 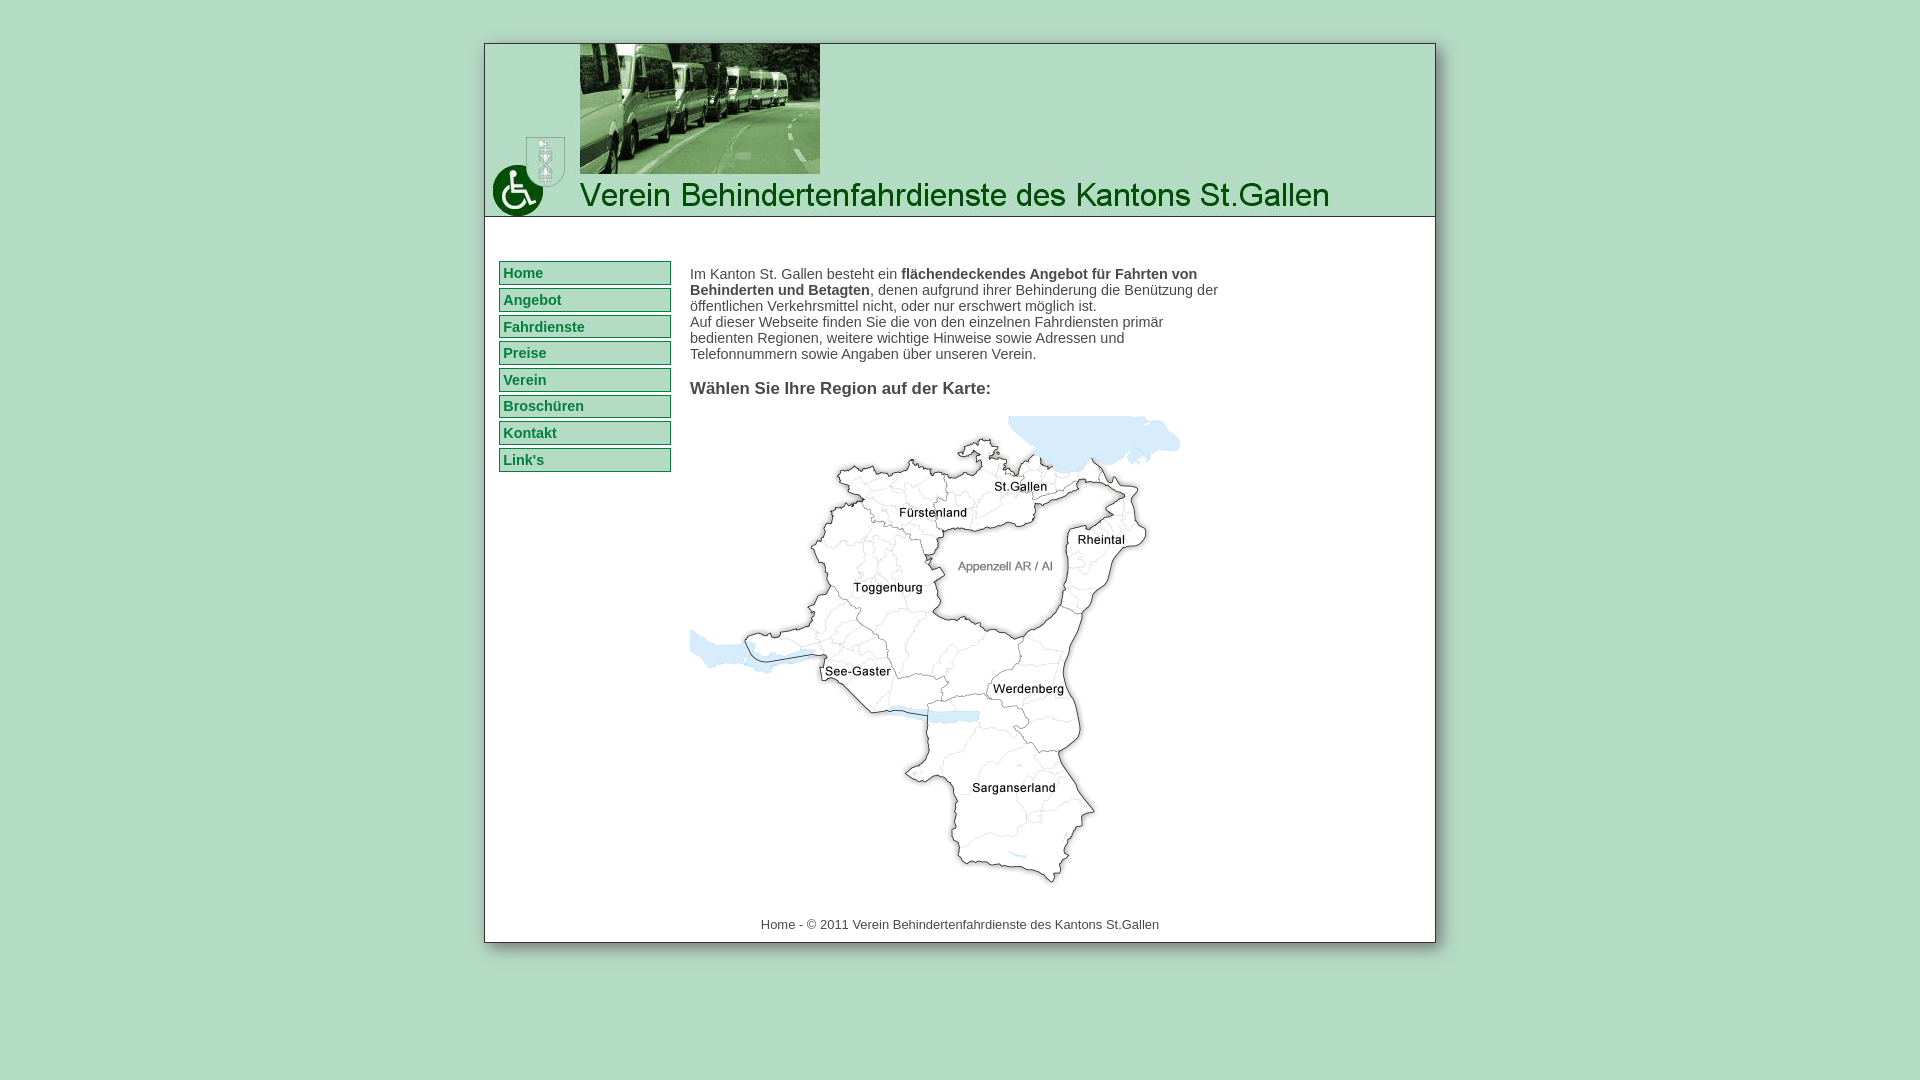 What do you see at coordinates (499, 431) in the screenshot?
I see `'Kontakt'` at bounding box center [499, 431].